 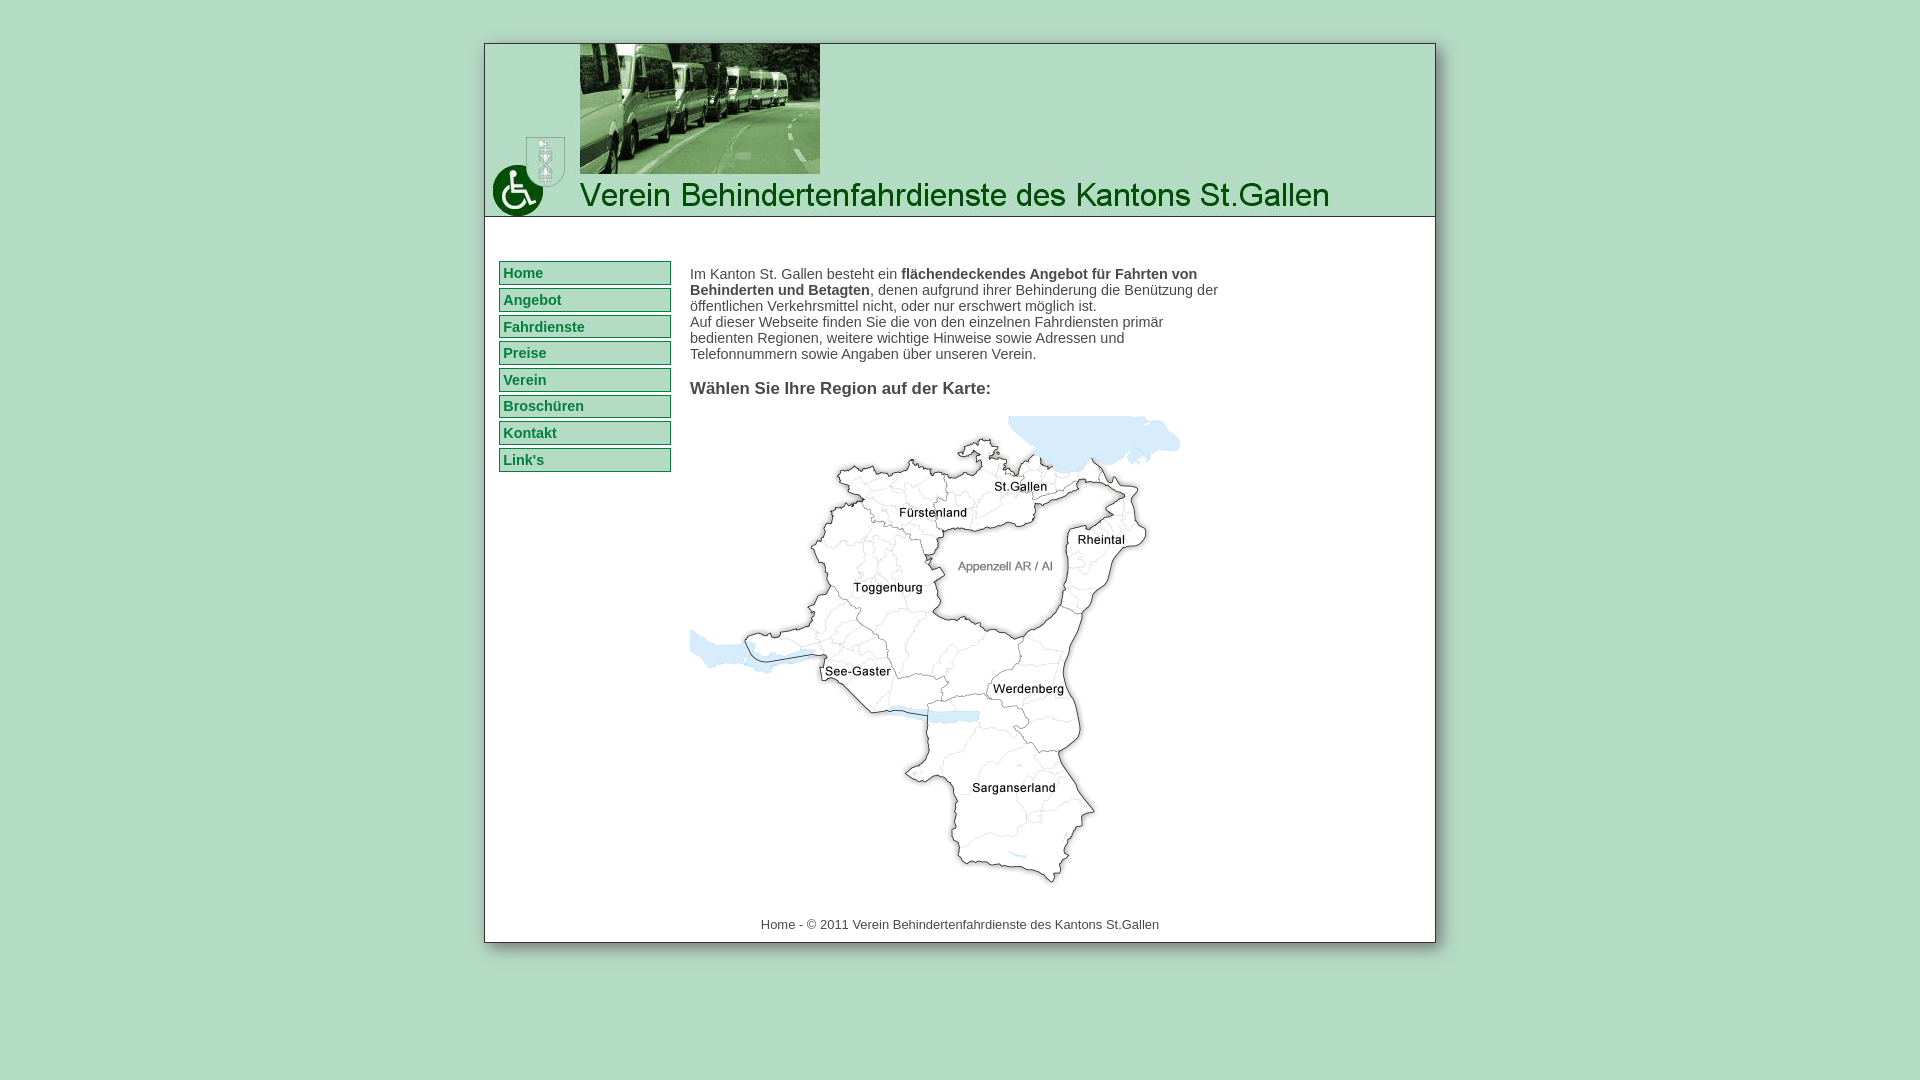 What do you see at coordinates (499, 431) in the screenshot?
I see `'Kontakt'` at bounding box center [499, 431].